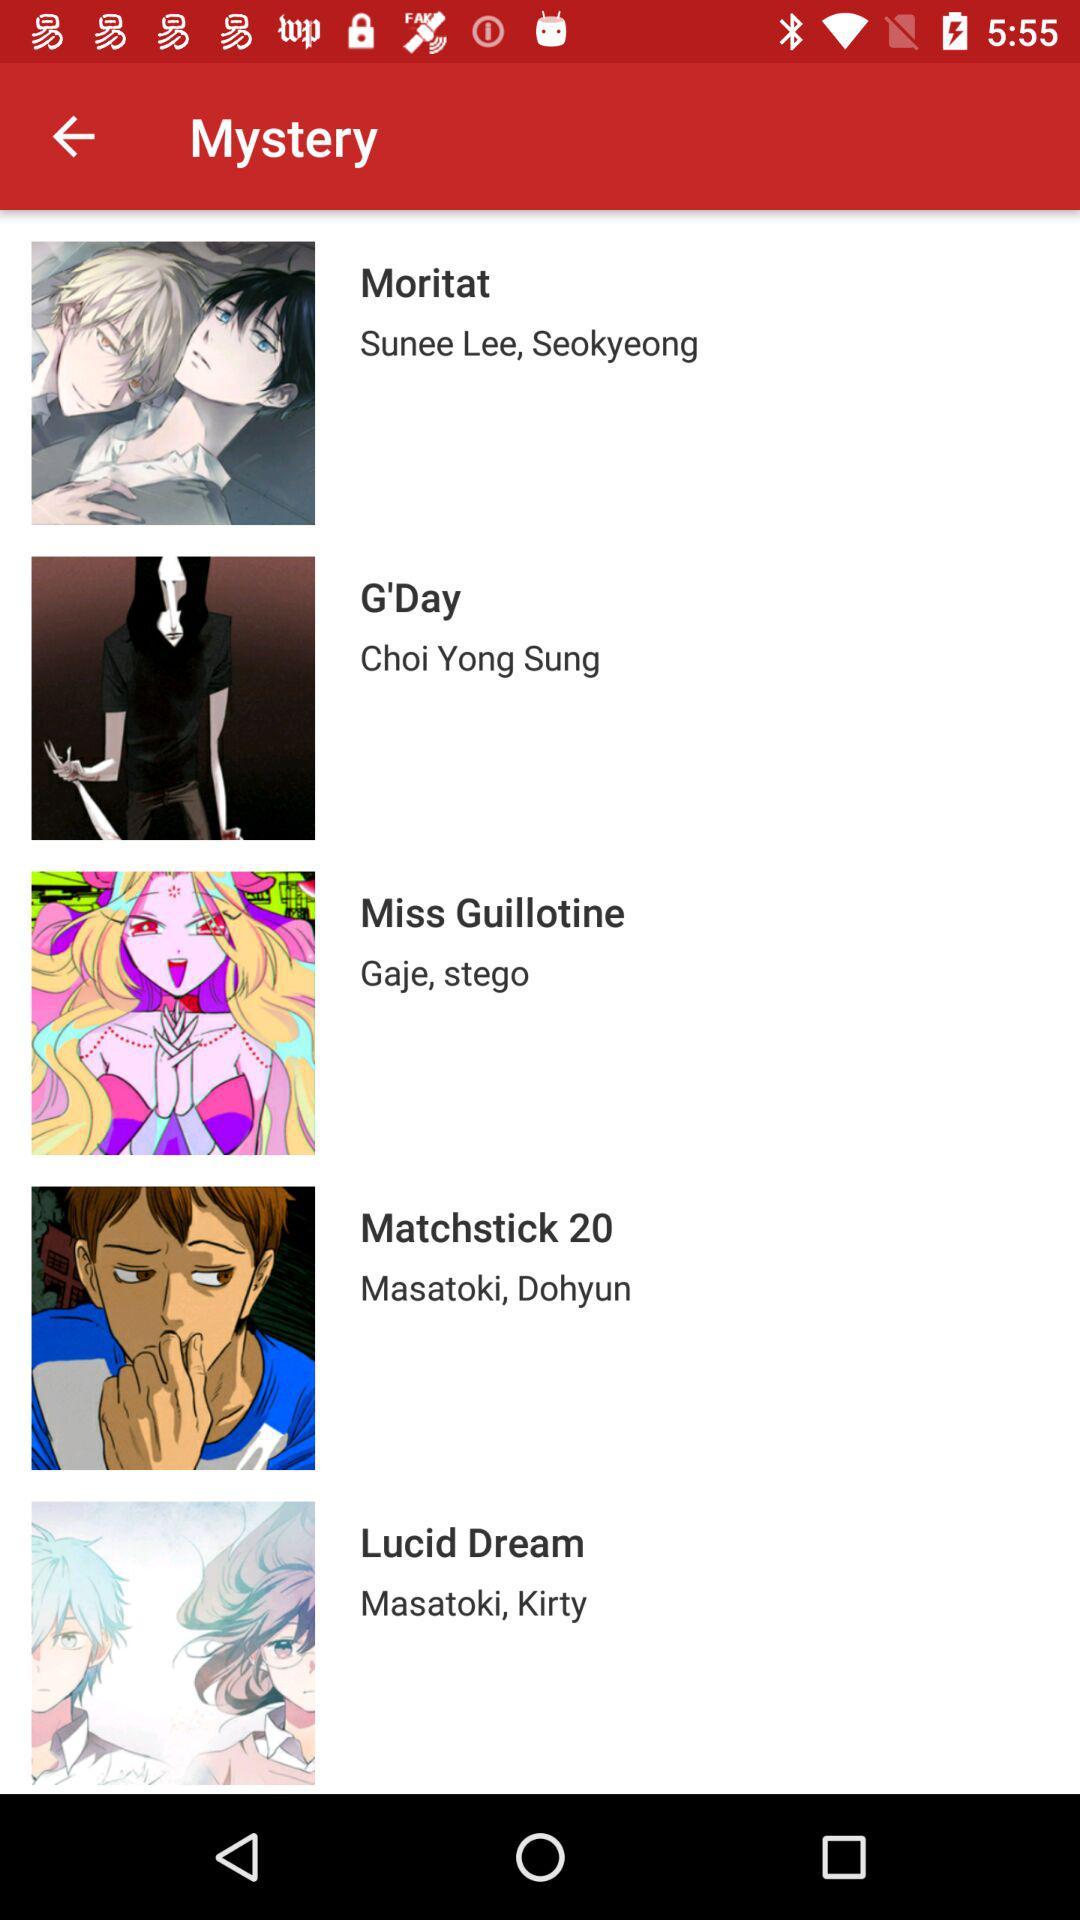 Image resolution: width=1080 pixels, height=1920 pixels. I want to click on icon to the left of mystery icon, so click(72, 135).